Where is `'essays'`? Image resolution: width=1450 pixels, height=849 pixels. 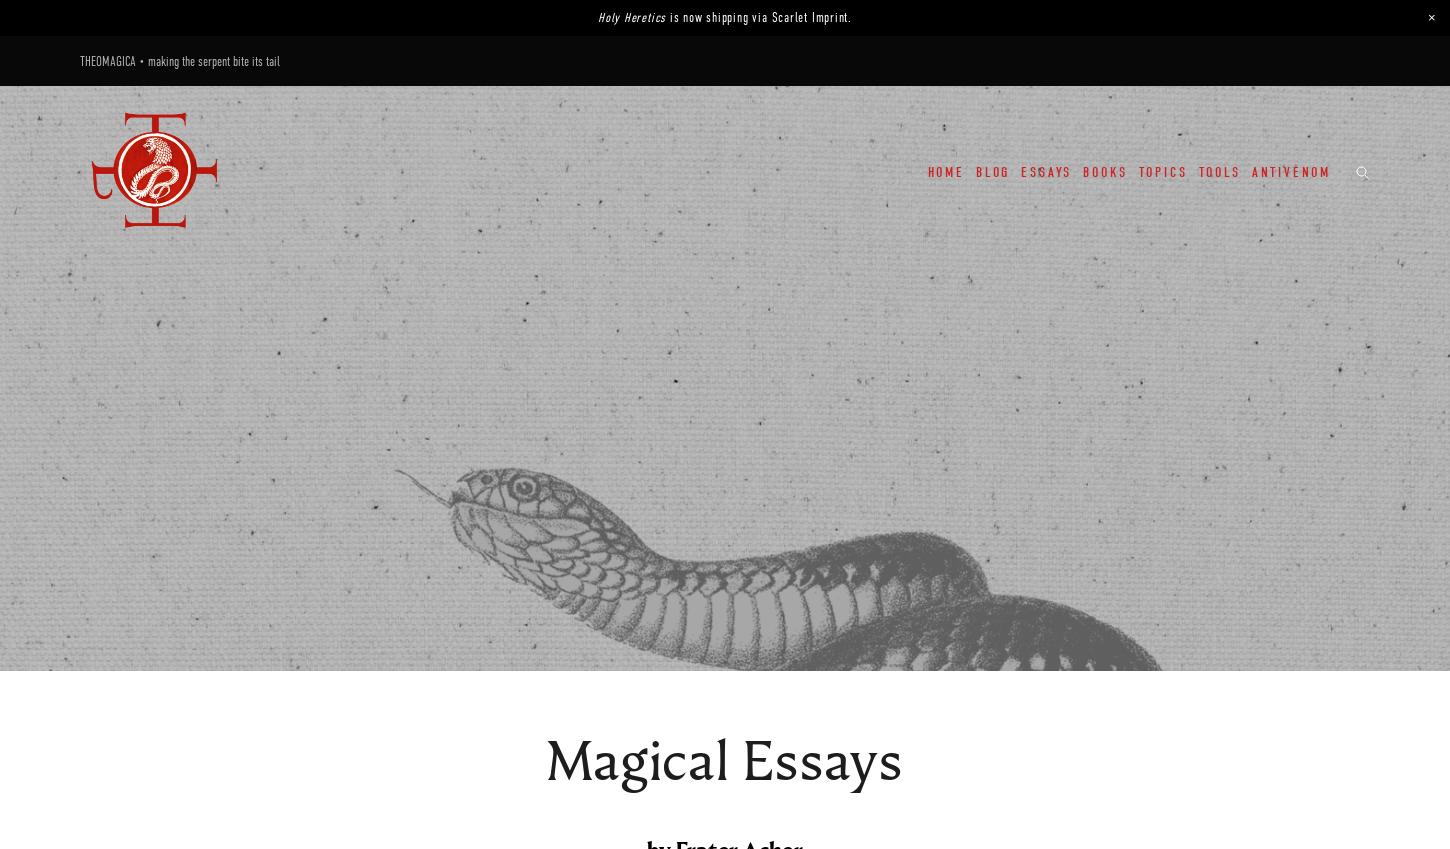 'essays' is located at coordinates (1046, 171).